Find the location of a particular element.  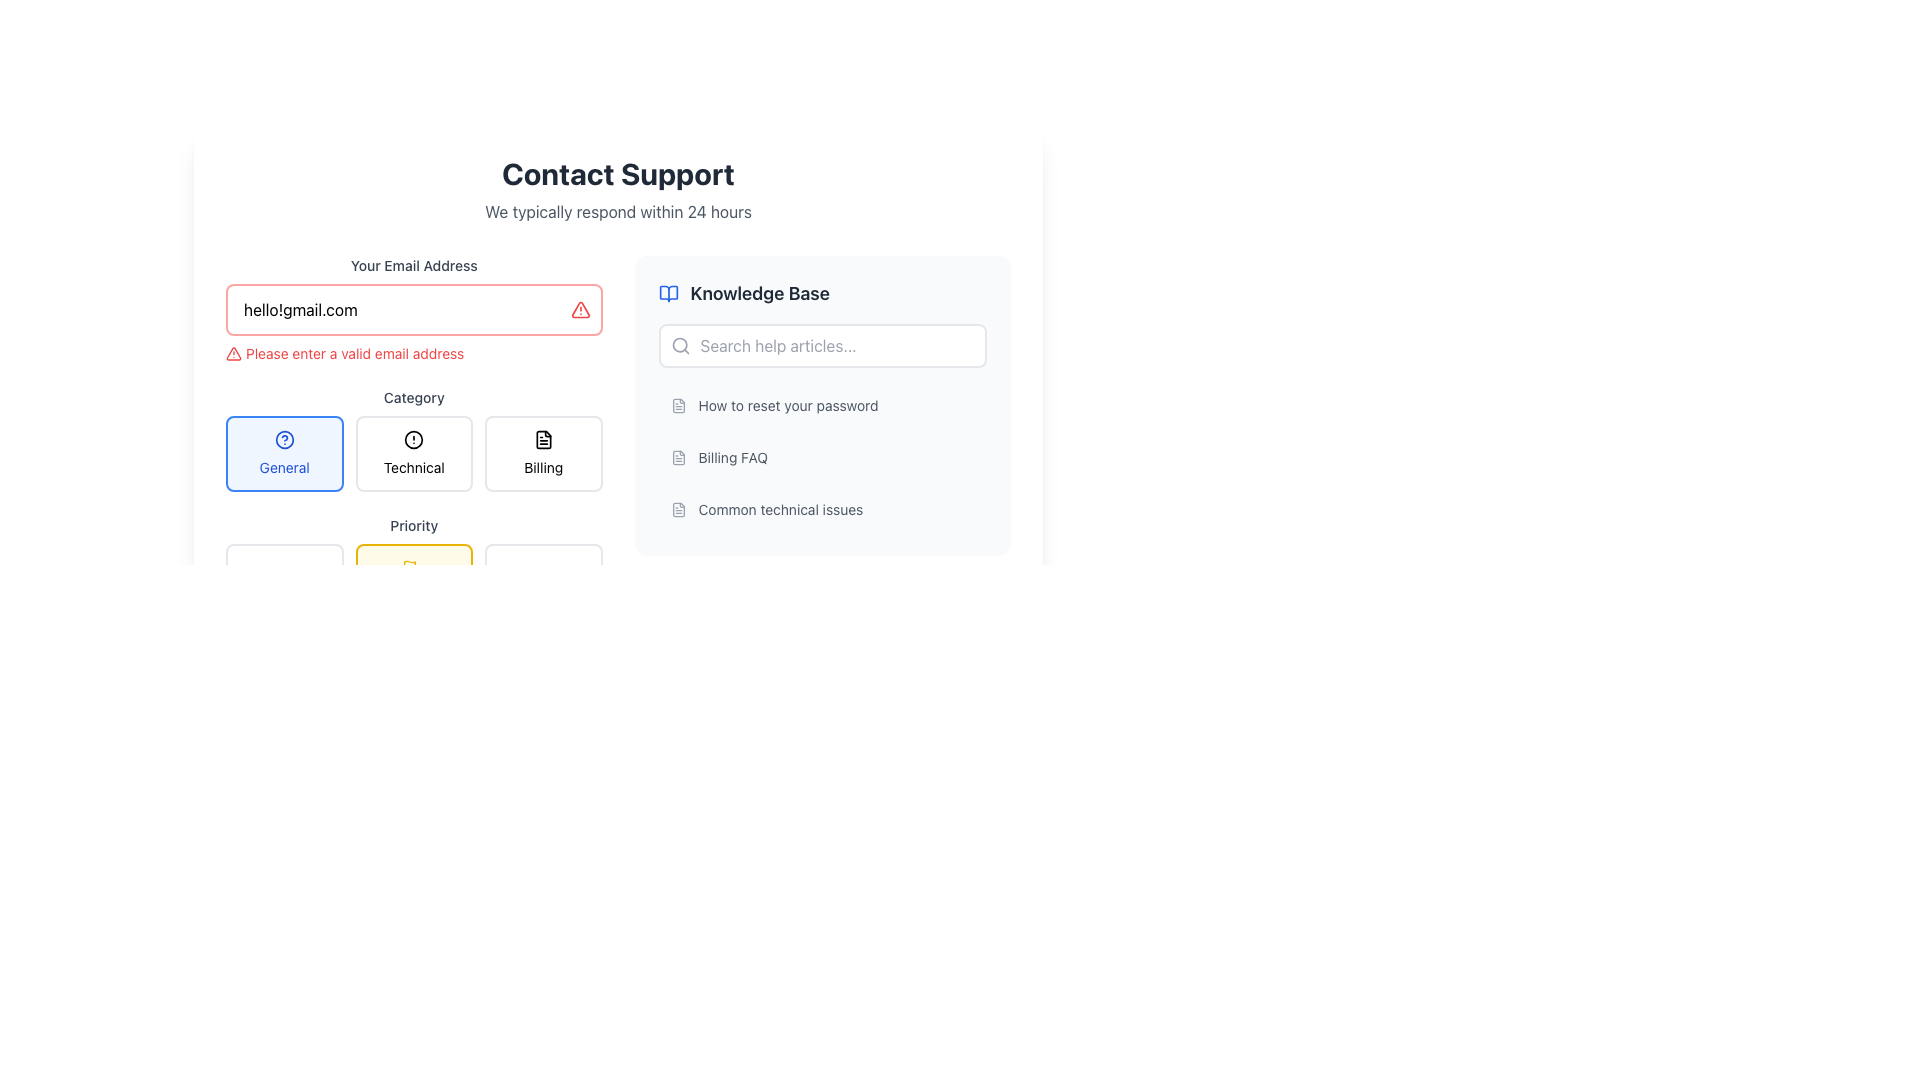

the 'Billing' text label within the button in the 'Category' section, which is the third button aligned horizontally is located at coordinates (543, 467).